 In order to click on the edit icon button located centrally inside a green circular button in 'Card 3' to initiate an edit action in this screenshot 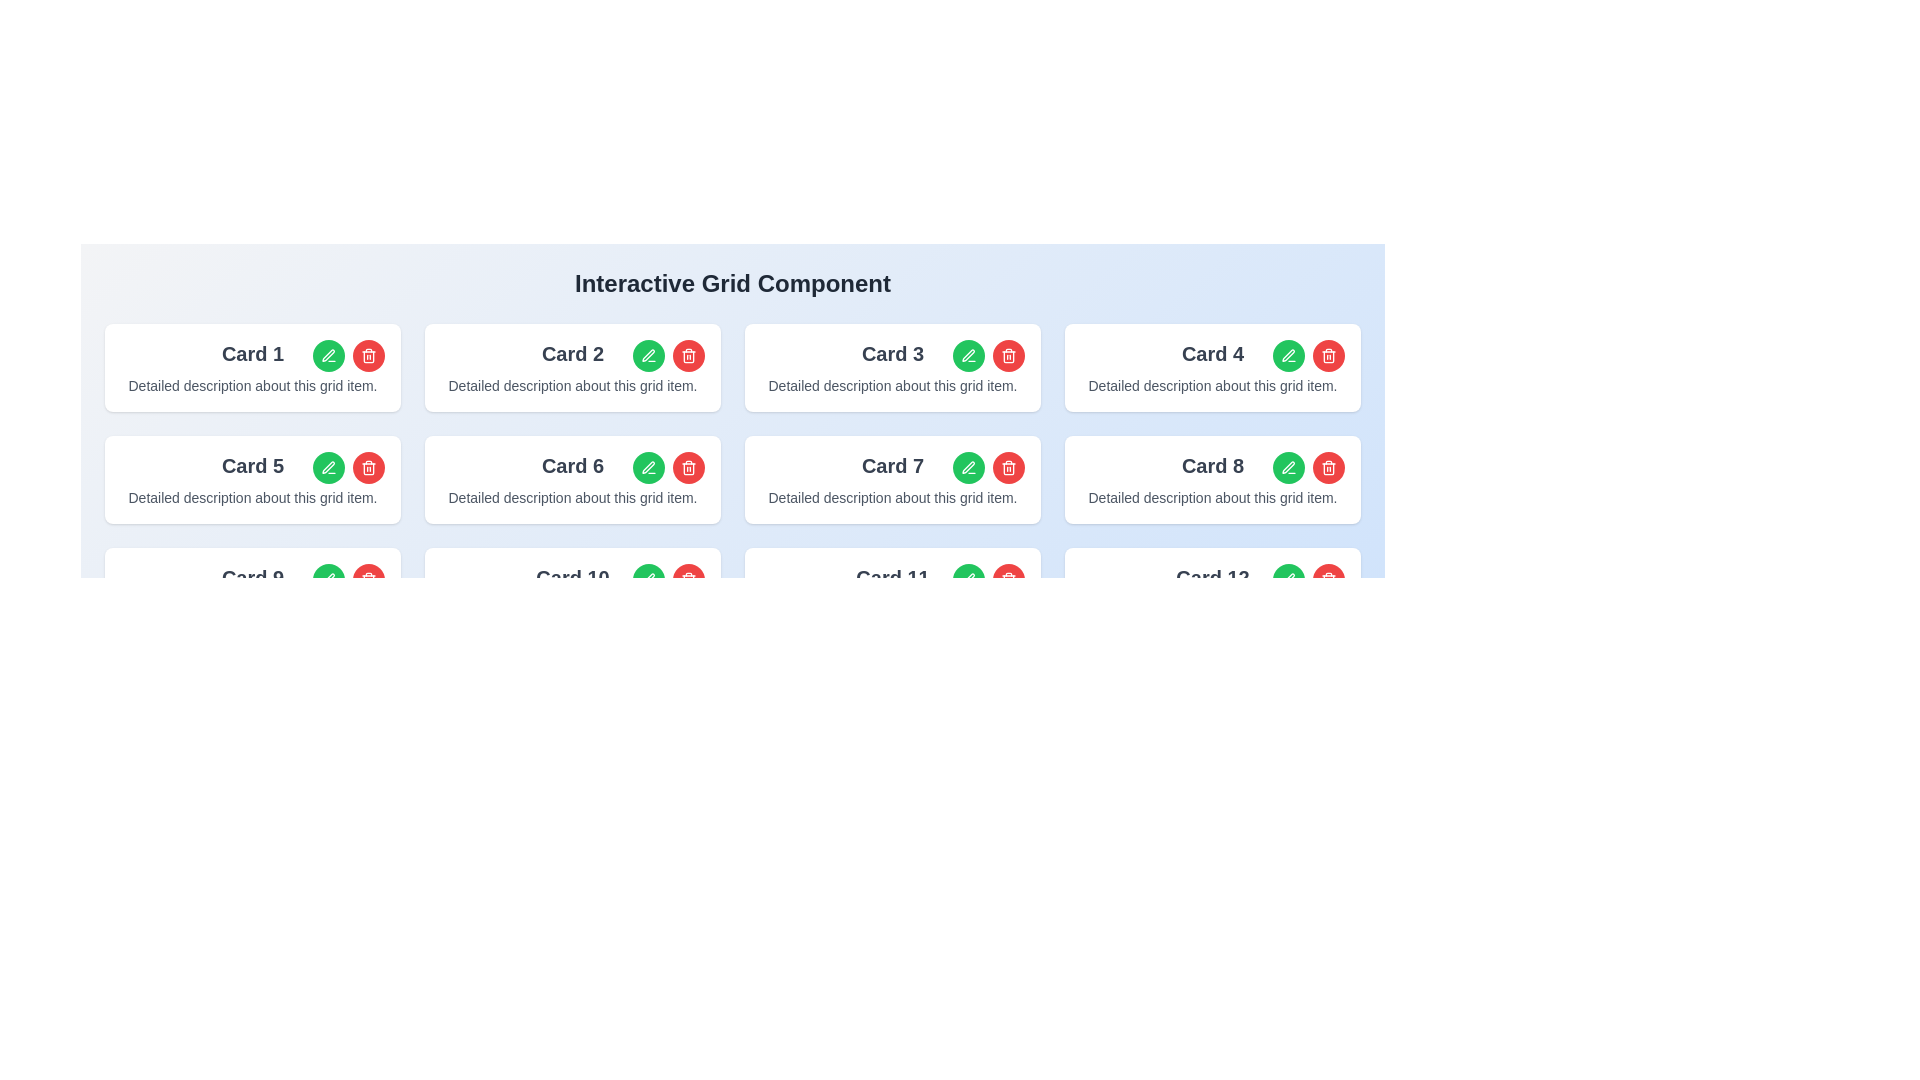, I will do `click(969, 354)`.